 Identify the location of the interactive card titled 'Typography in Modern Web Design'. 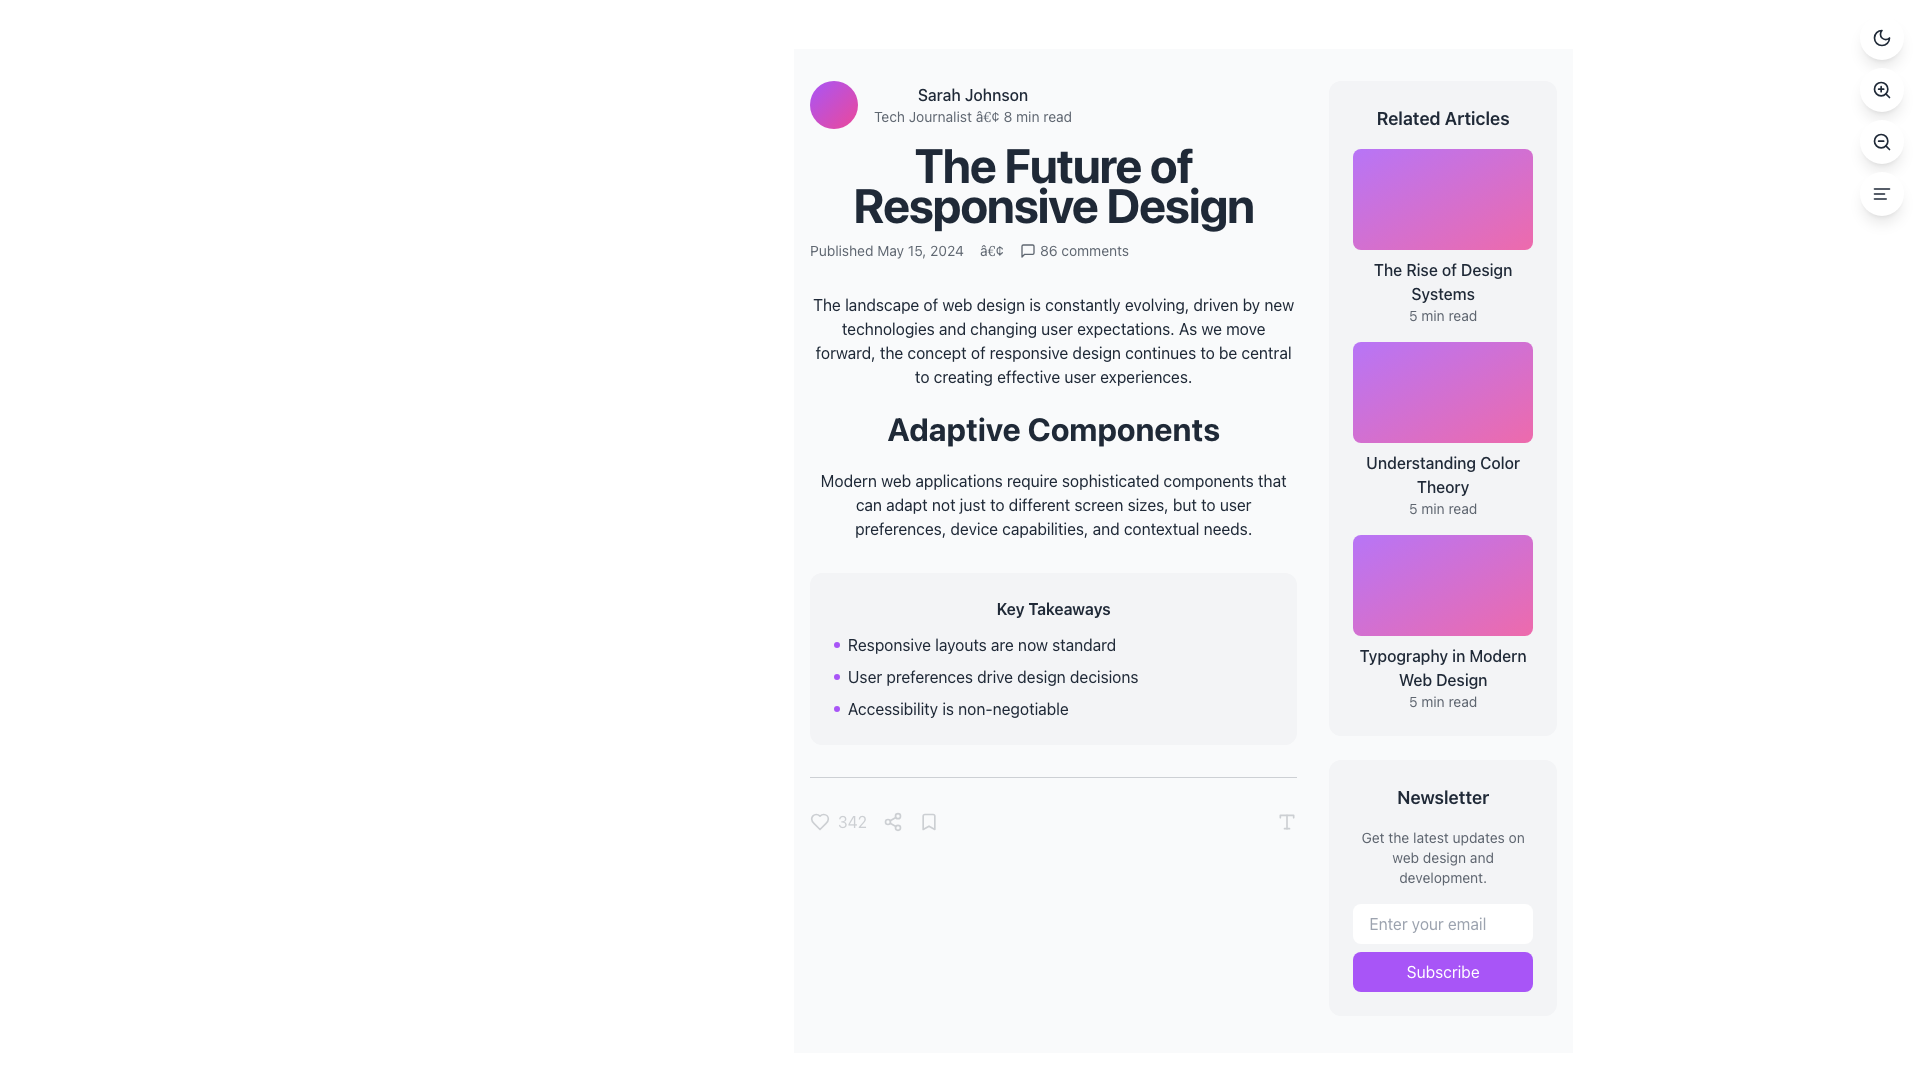
(1443, 622).